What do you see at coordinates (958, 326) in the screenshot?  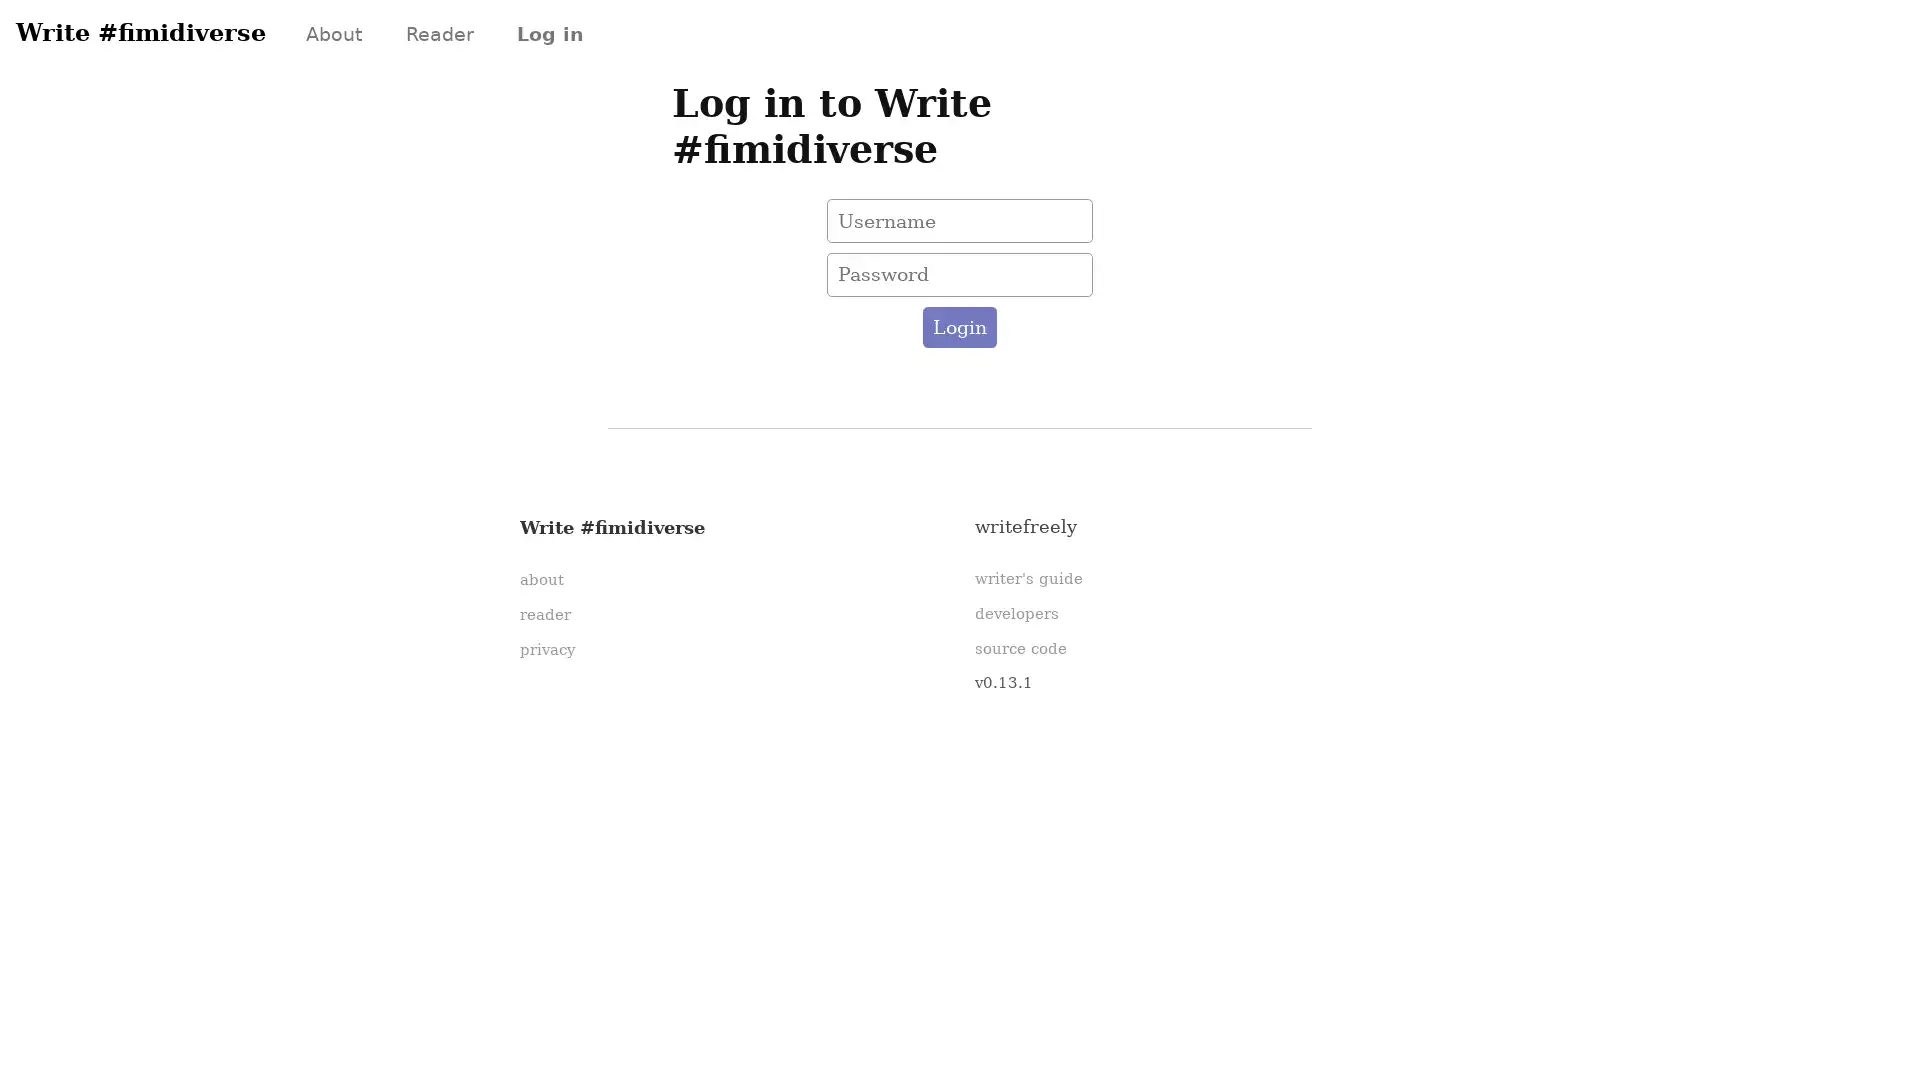 I see `Login` at bounding box center [958, 326].